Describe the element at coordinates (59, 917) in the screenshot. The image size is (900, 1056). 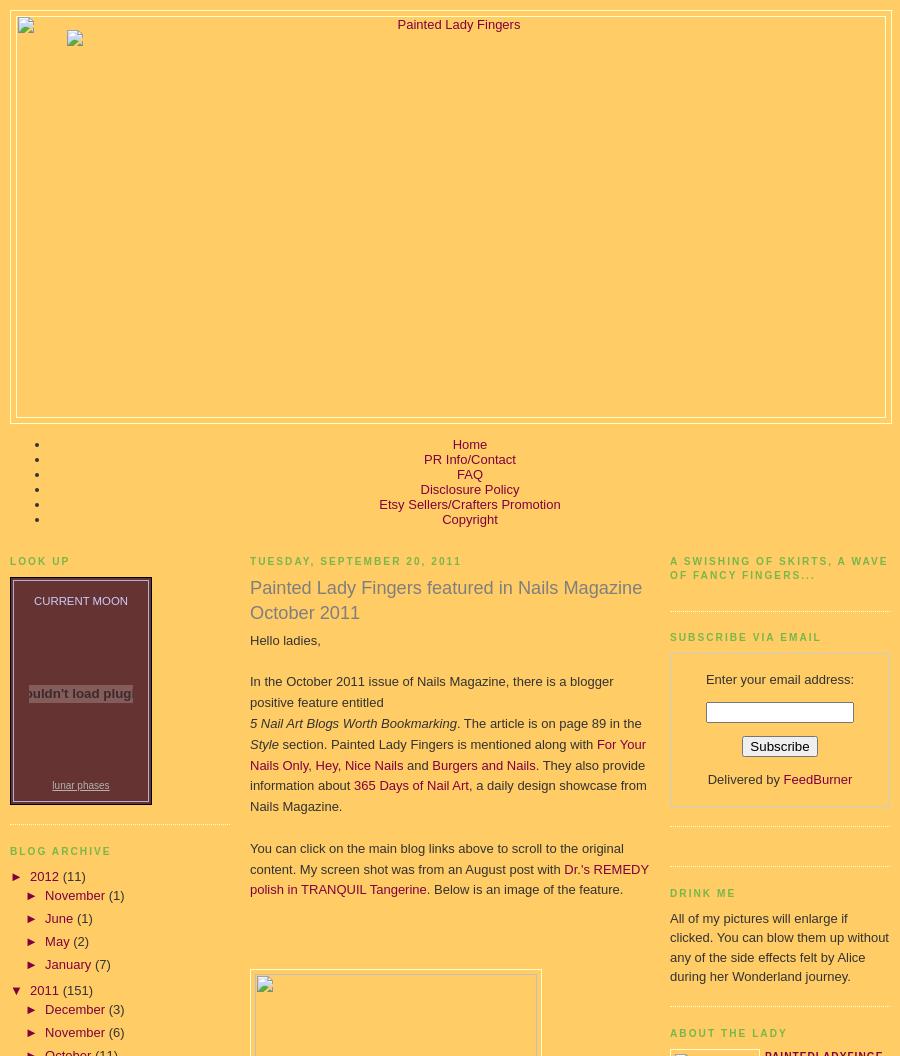
I see `'June'` at that location.